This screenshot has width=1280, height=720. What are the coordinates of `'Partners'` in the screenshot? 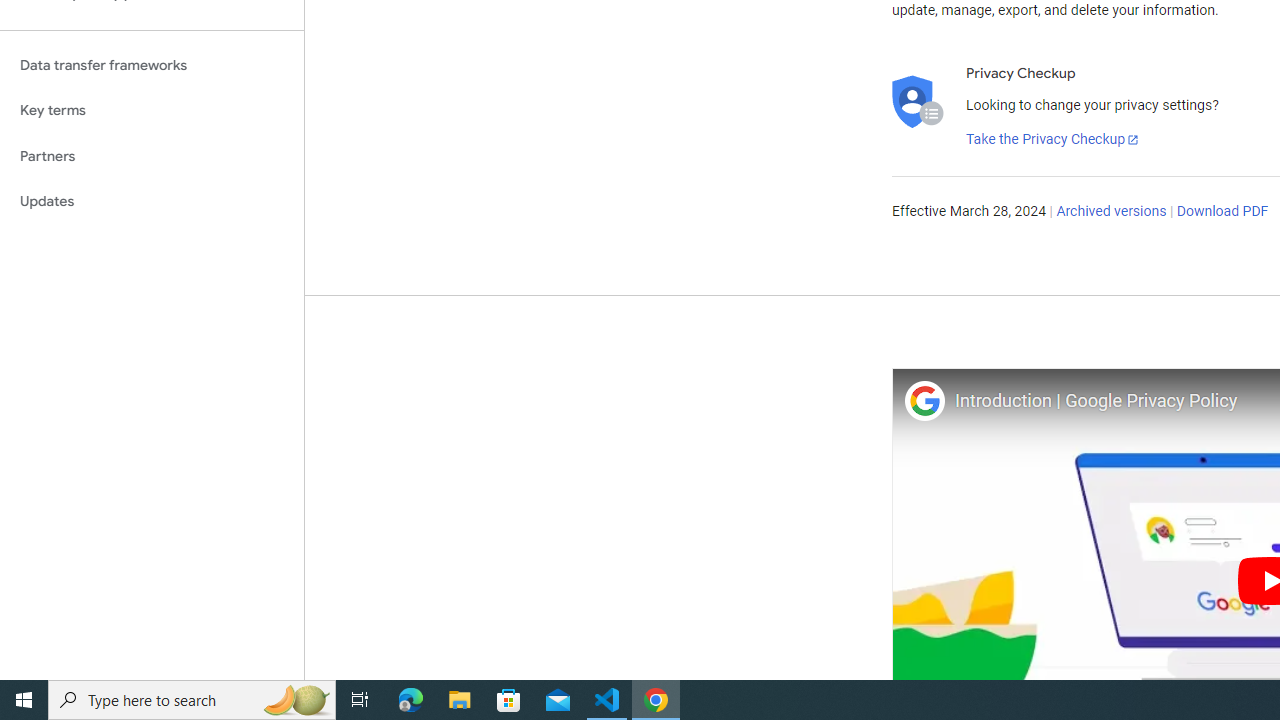 It's located at (151, 155).